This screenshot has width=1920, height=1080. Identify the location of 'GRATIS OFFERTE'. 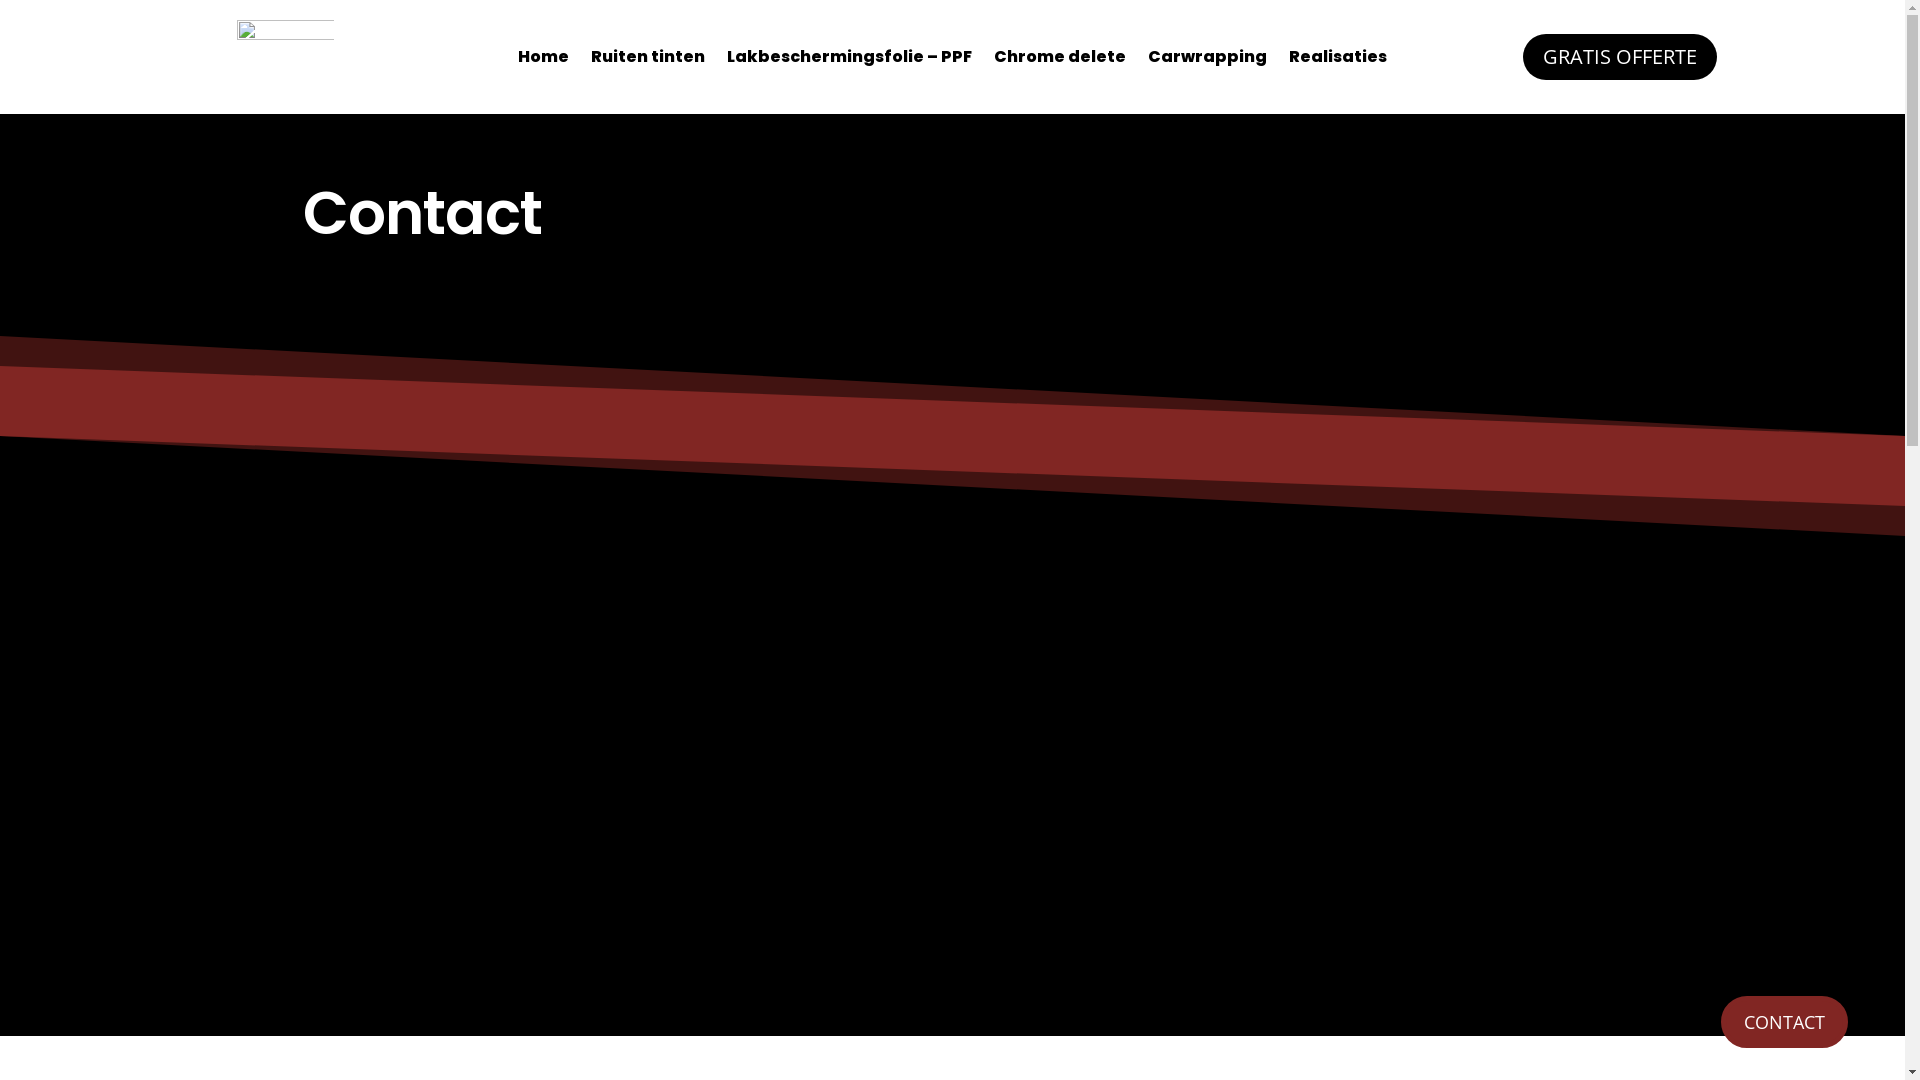
(1521, 56).